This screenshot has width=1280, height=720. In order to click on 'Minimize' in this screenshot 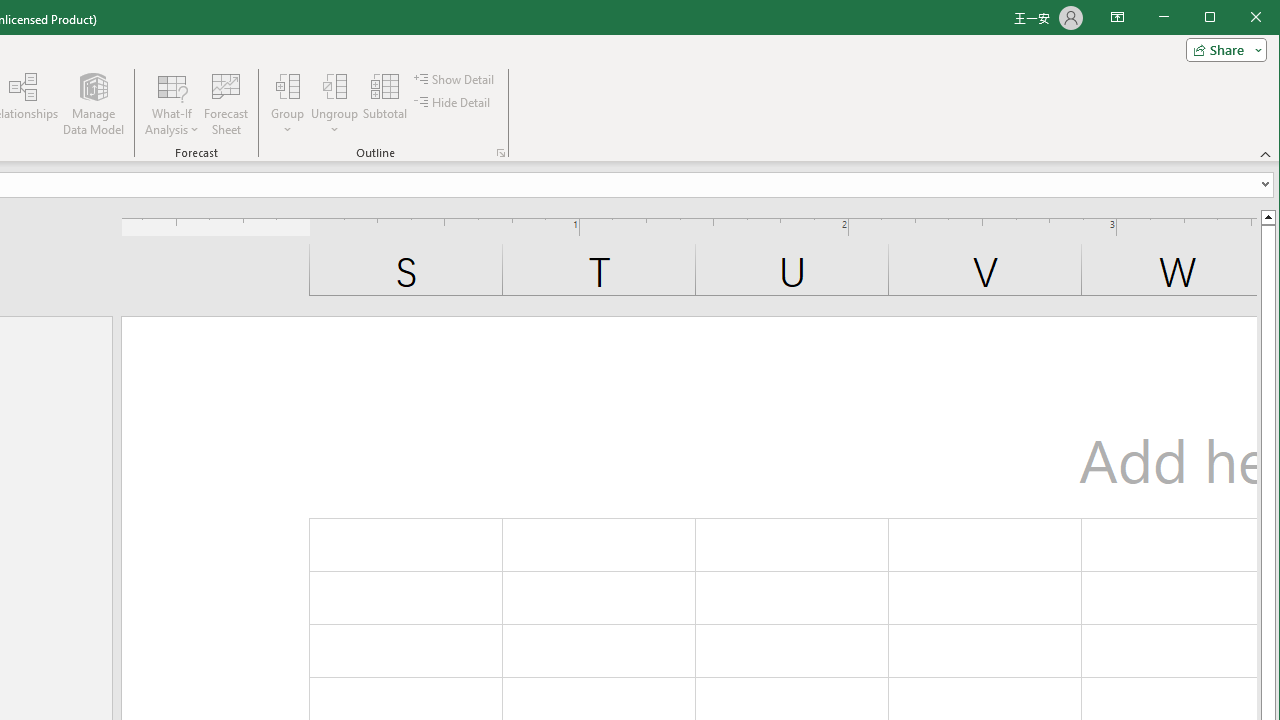, I will do `click(1215, 19)`.